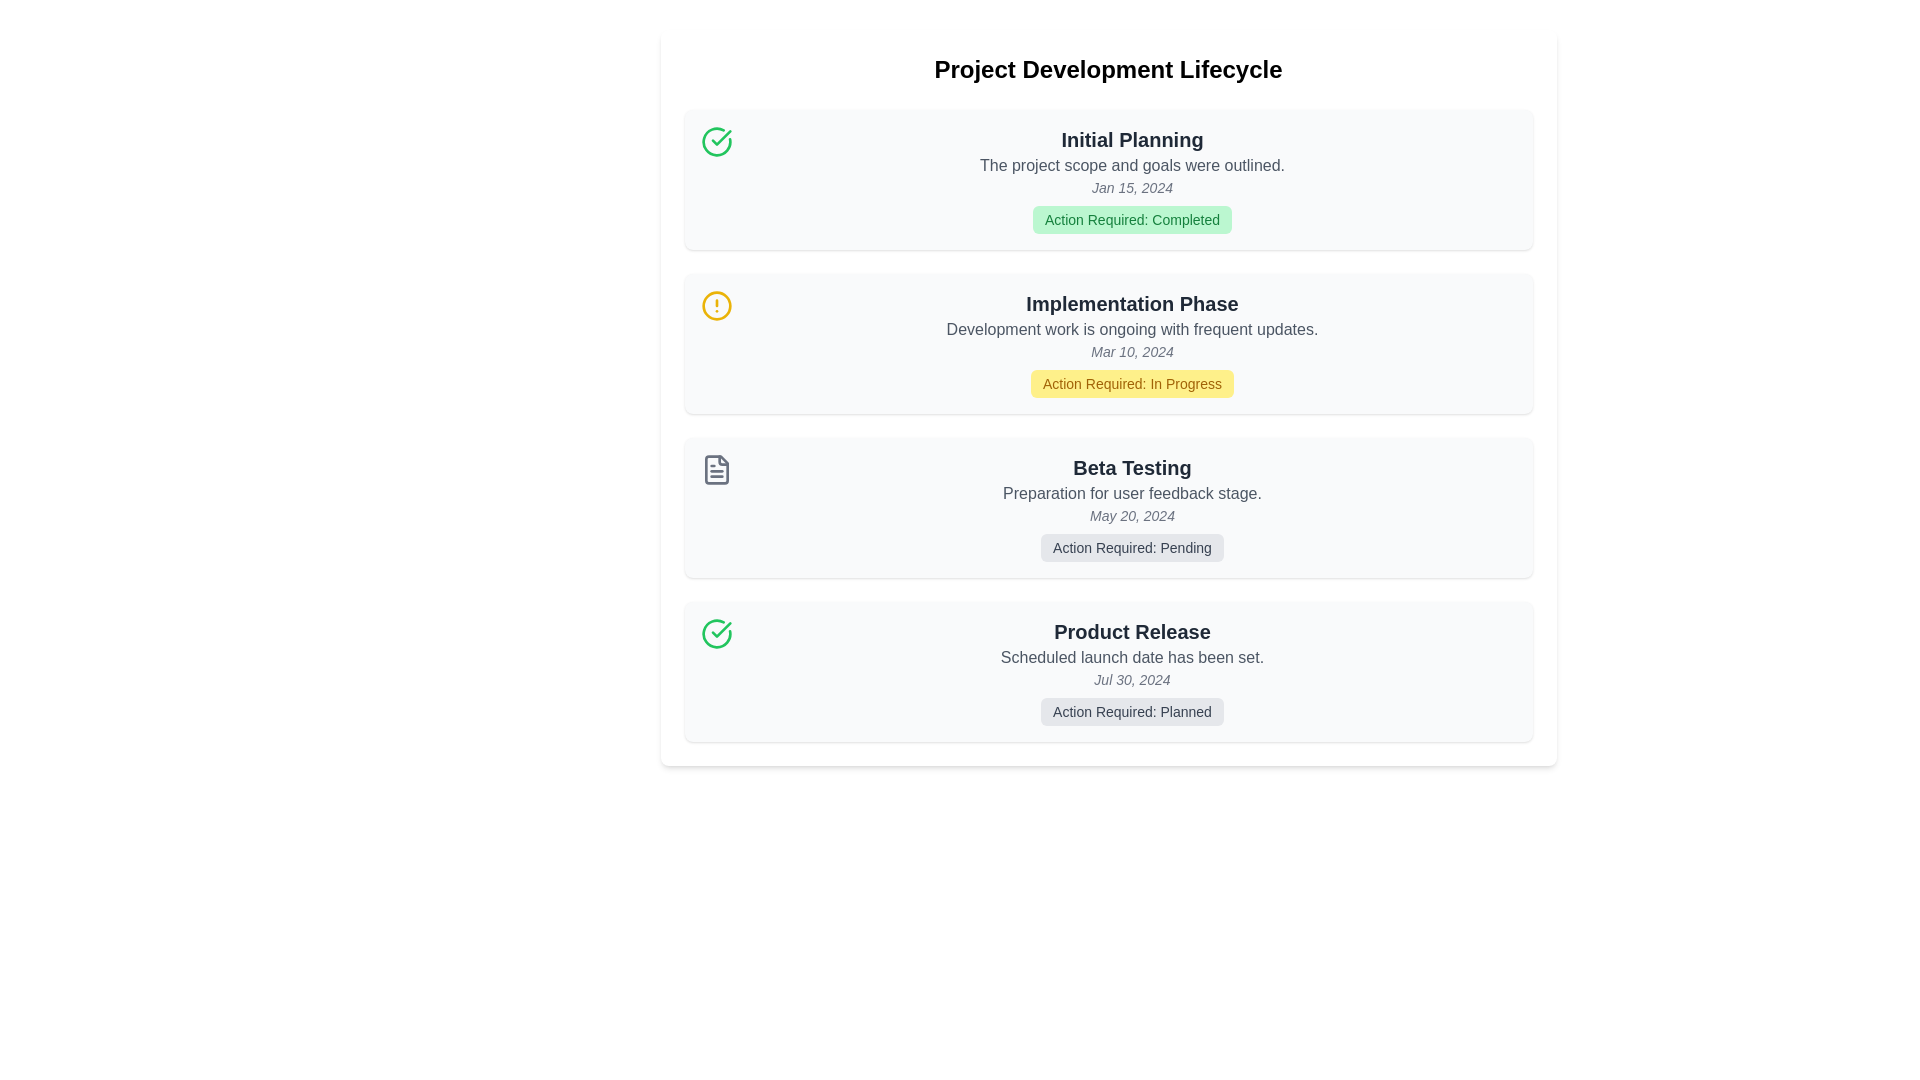  I want to click on the file icon, which is a rectangular graphic resembling a document sheet with a folded corner, located to the left of the 'Beta Testing' text, so click(716, 470).